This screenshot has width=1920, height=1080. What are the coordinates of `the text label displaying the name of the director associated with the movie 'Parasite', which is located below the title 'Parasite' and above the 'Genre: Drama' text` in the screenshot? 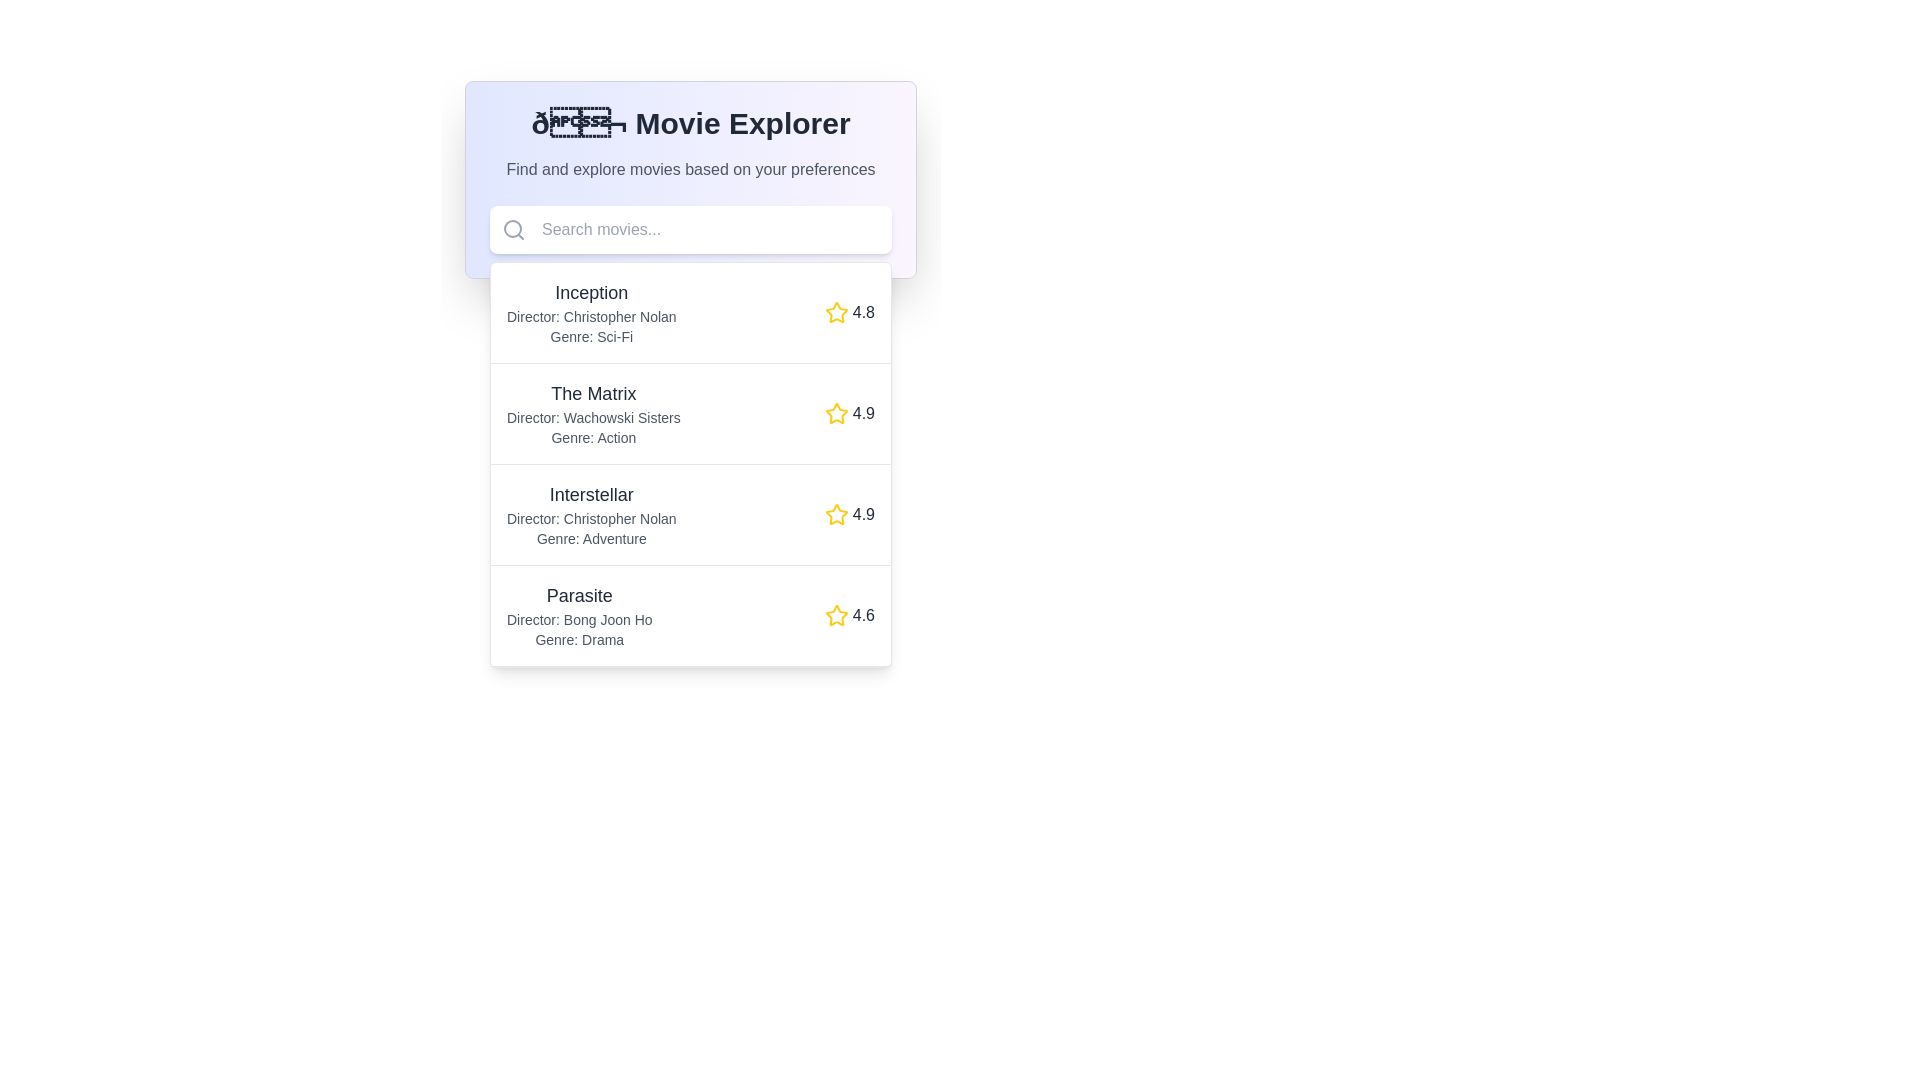 It's located at (578, 619).